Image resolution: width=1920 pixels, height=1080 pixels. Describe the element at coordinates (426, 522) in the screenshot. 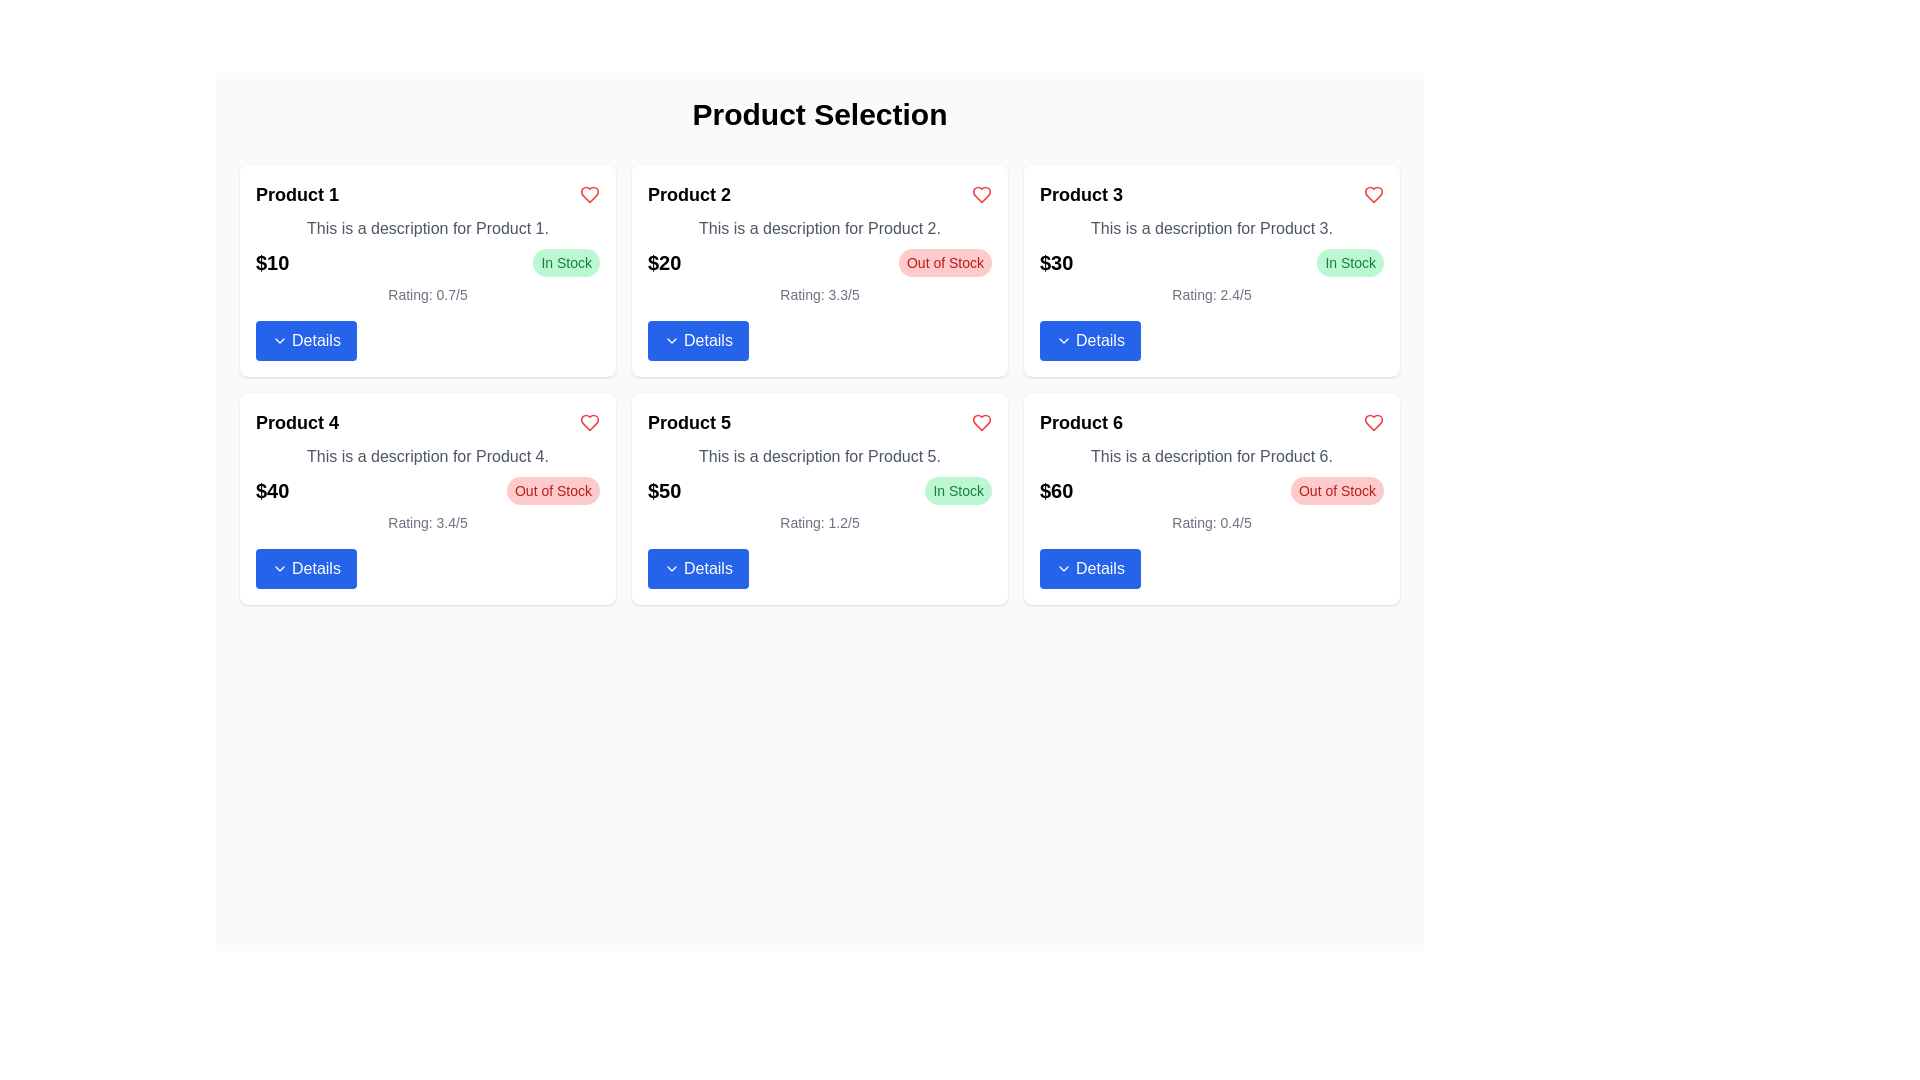

I see `average rating score displayed in the Text label for 'Product 4', located below the price and stock status, and above the 'Details' button` at that location.